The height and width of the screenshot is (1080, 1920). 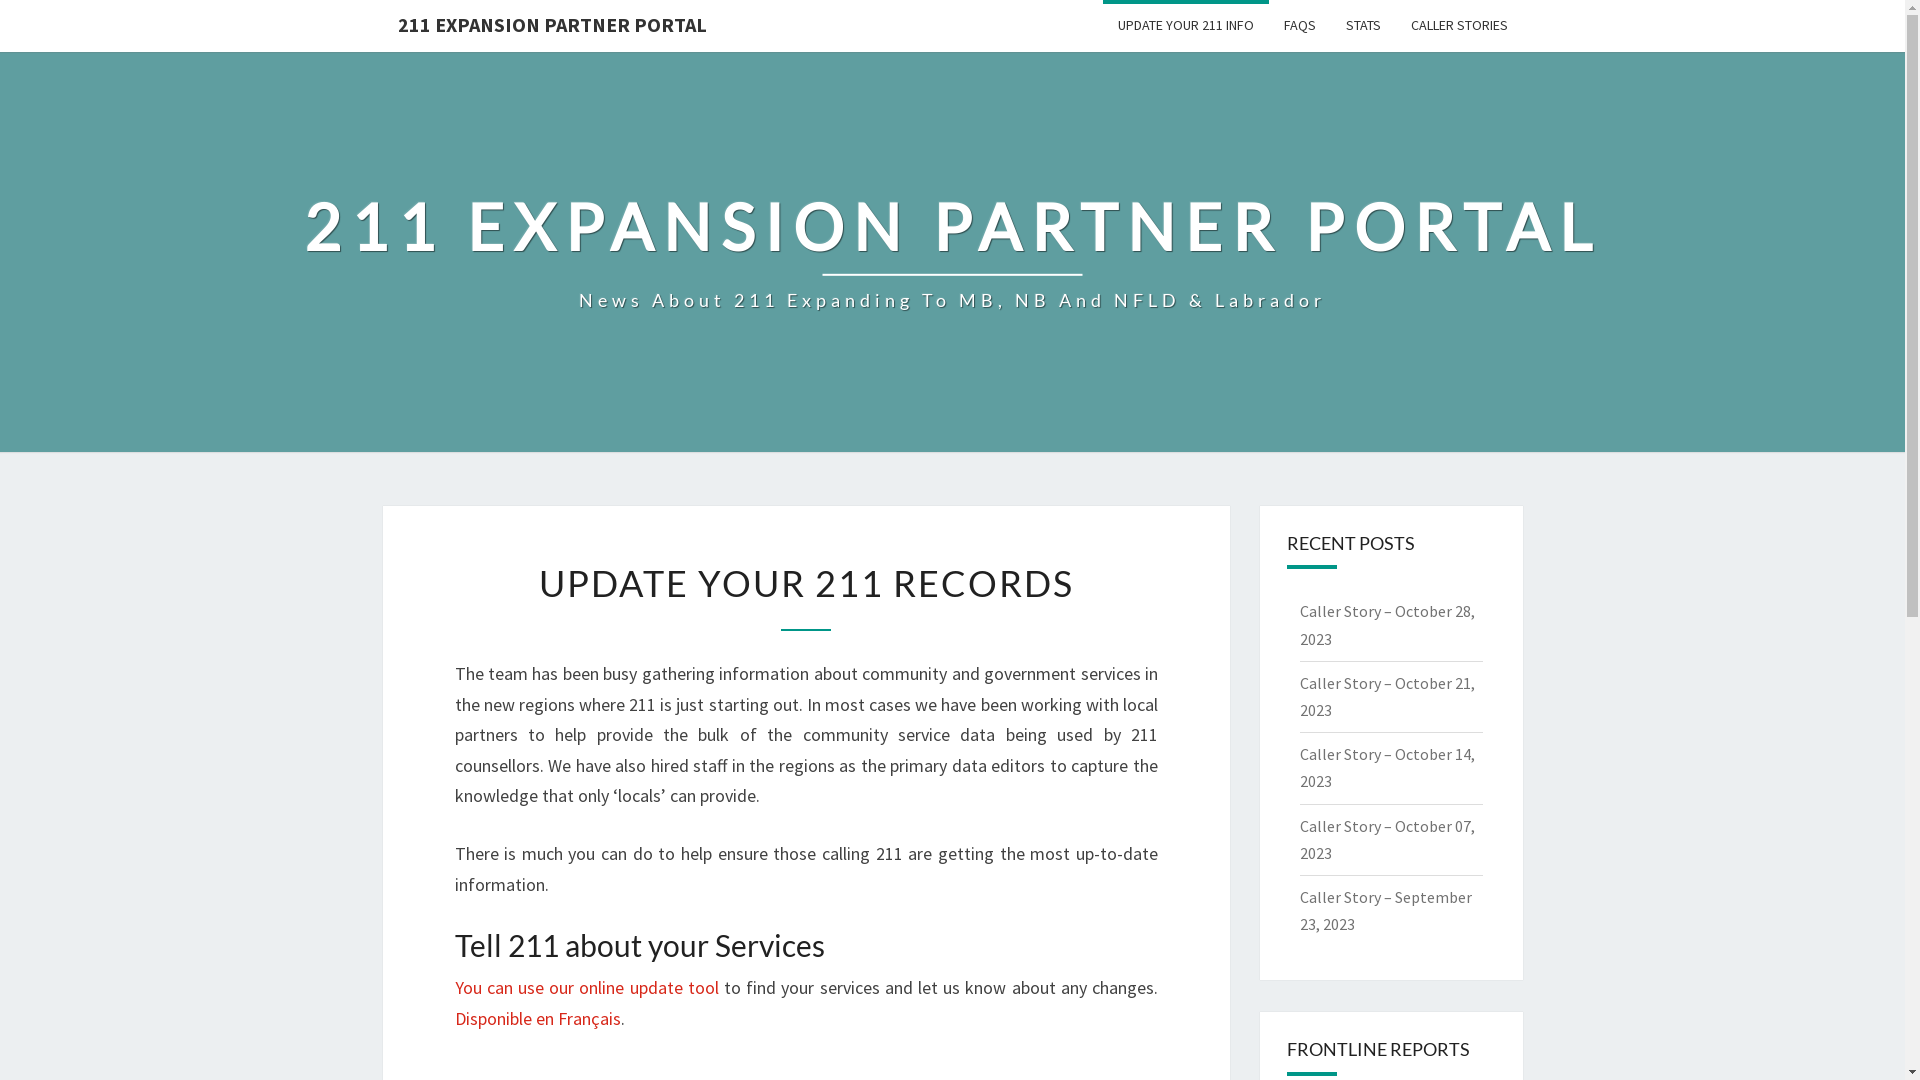 What do you see at coordinates (551, 24) in the screenshot?
I see `'211 EXPANSION PARTNER PORTAL'` at bounding box center [551, 24].